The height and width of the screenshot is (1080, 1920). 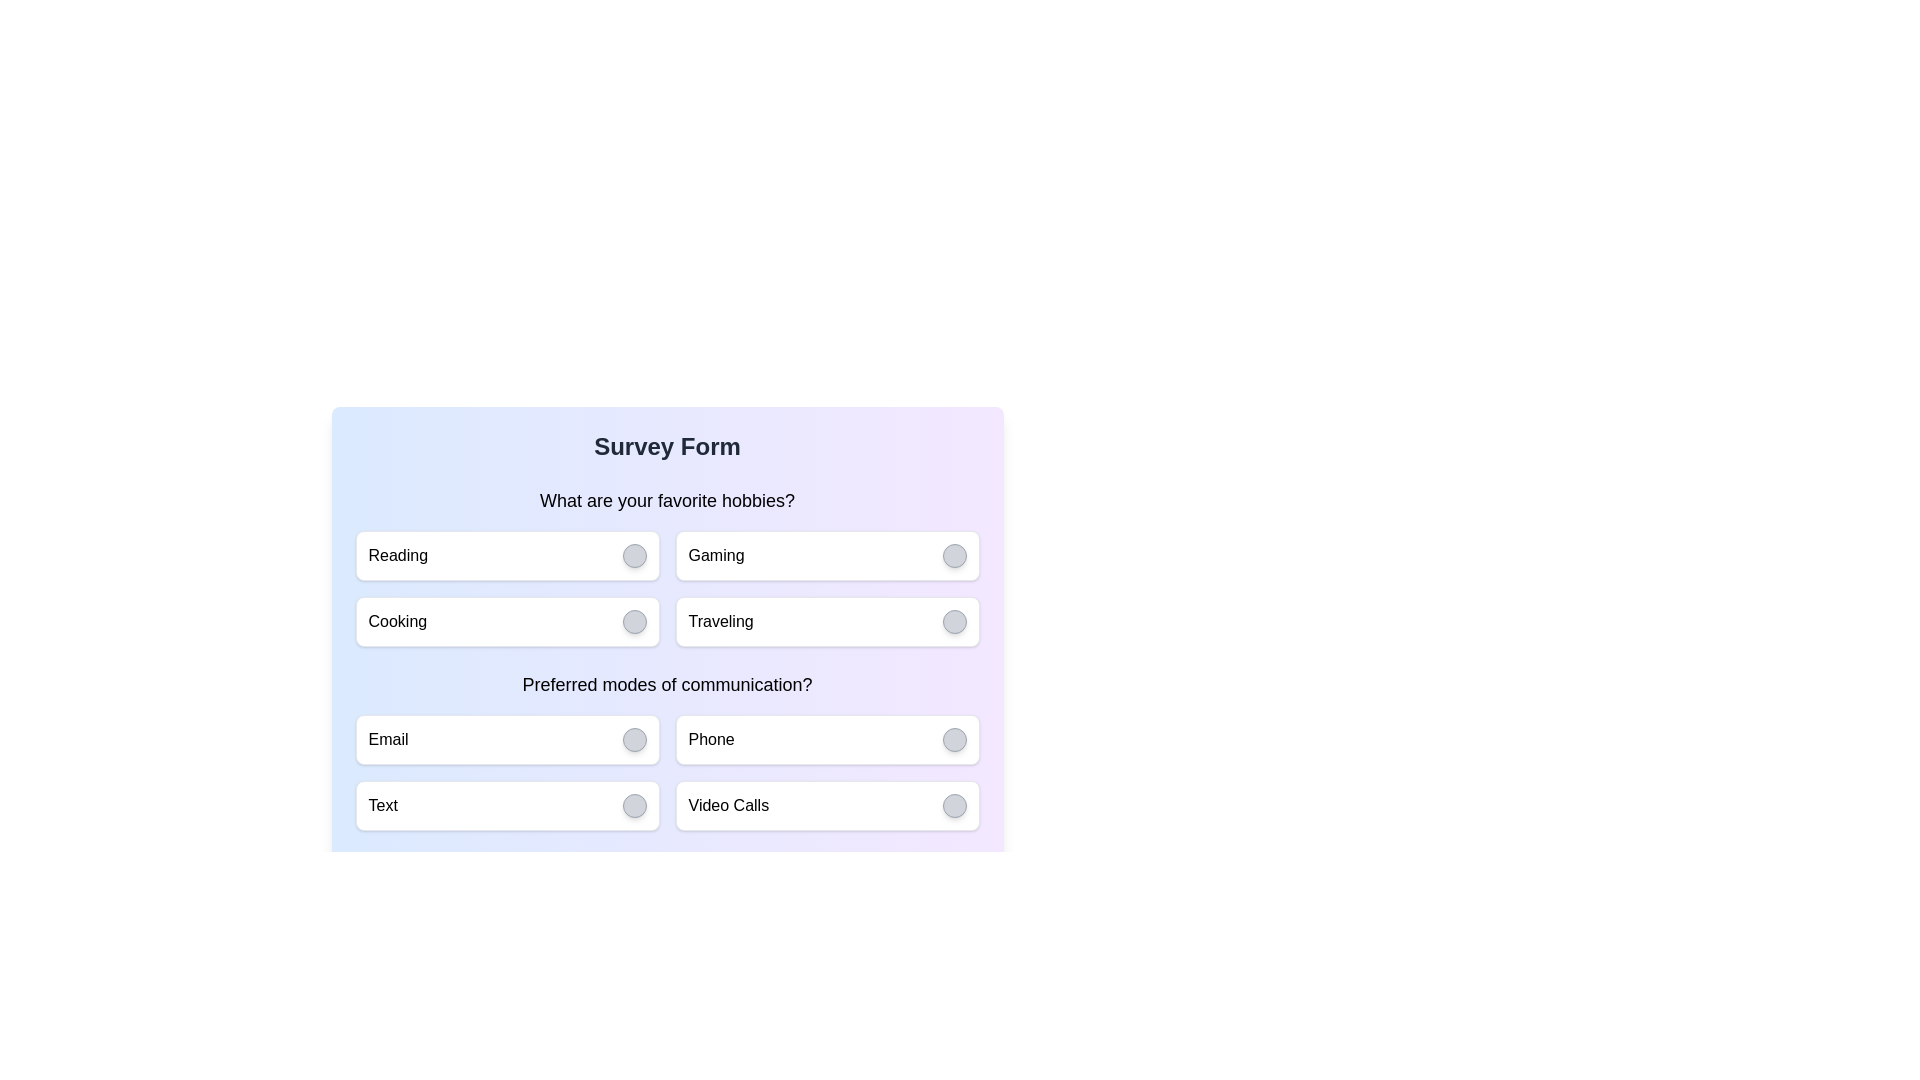 I want to click on the circular radio button for the 'Gaming' option in the survey form under the question 'What are your favorite hobbies?', so click(x=827, y=555).